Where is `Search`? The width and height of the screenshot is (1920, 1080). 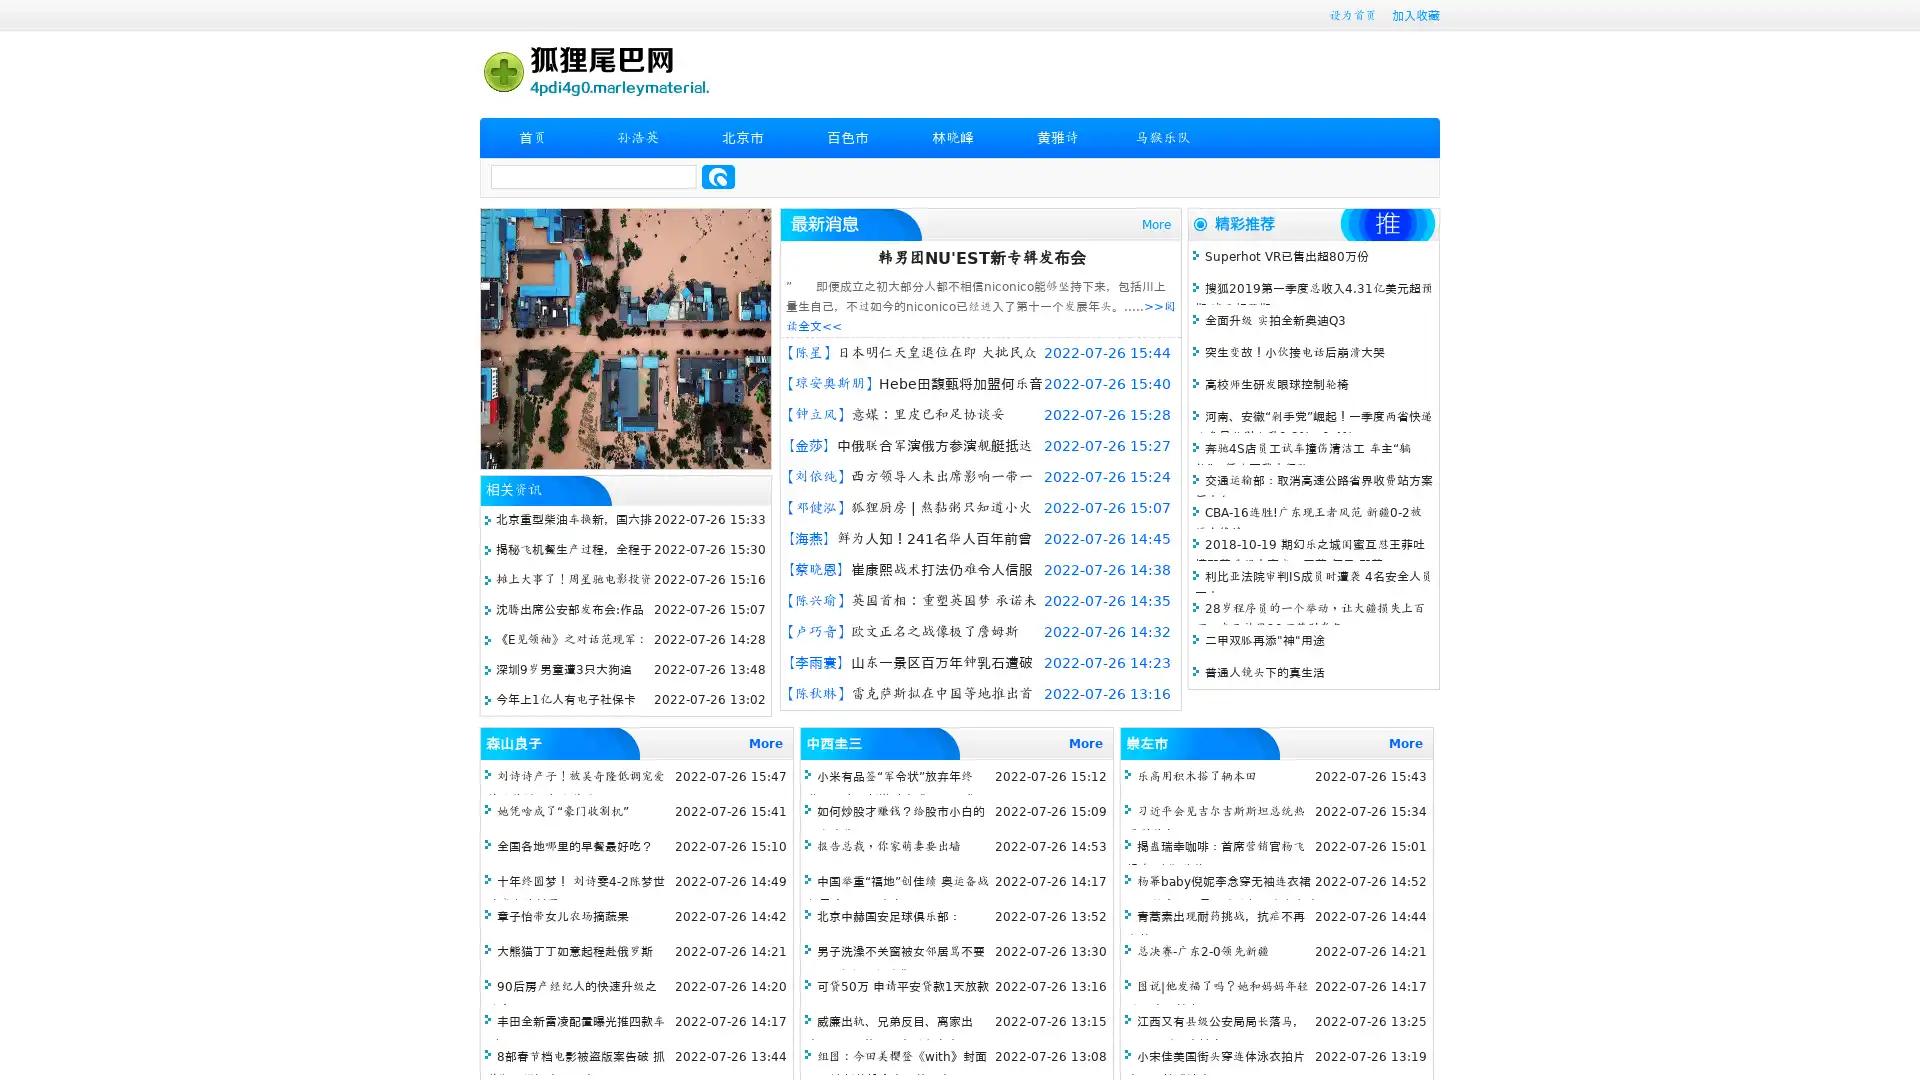
Search is located at coordinates (718, 176).